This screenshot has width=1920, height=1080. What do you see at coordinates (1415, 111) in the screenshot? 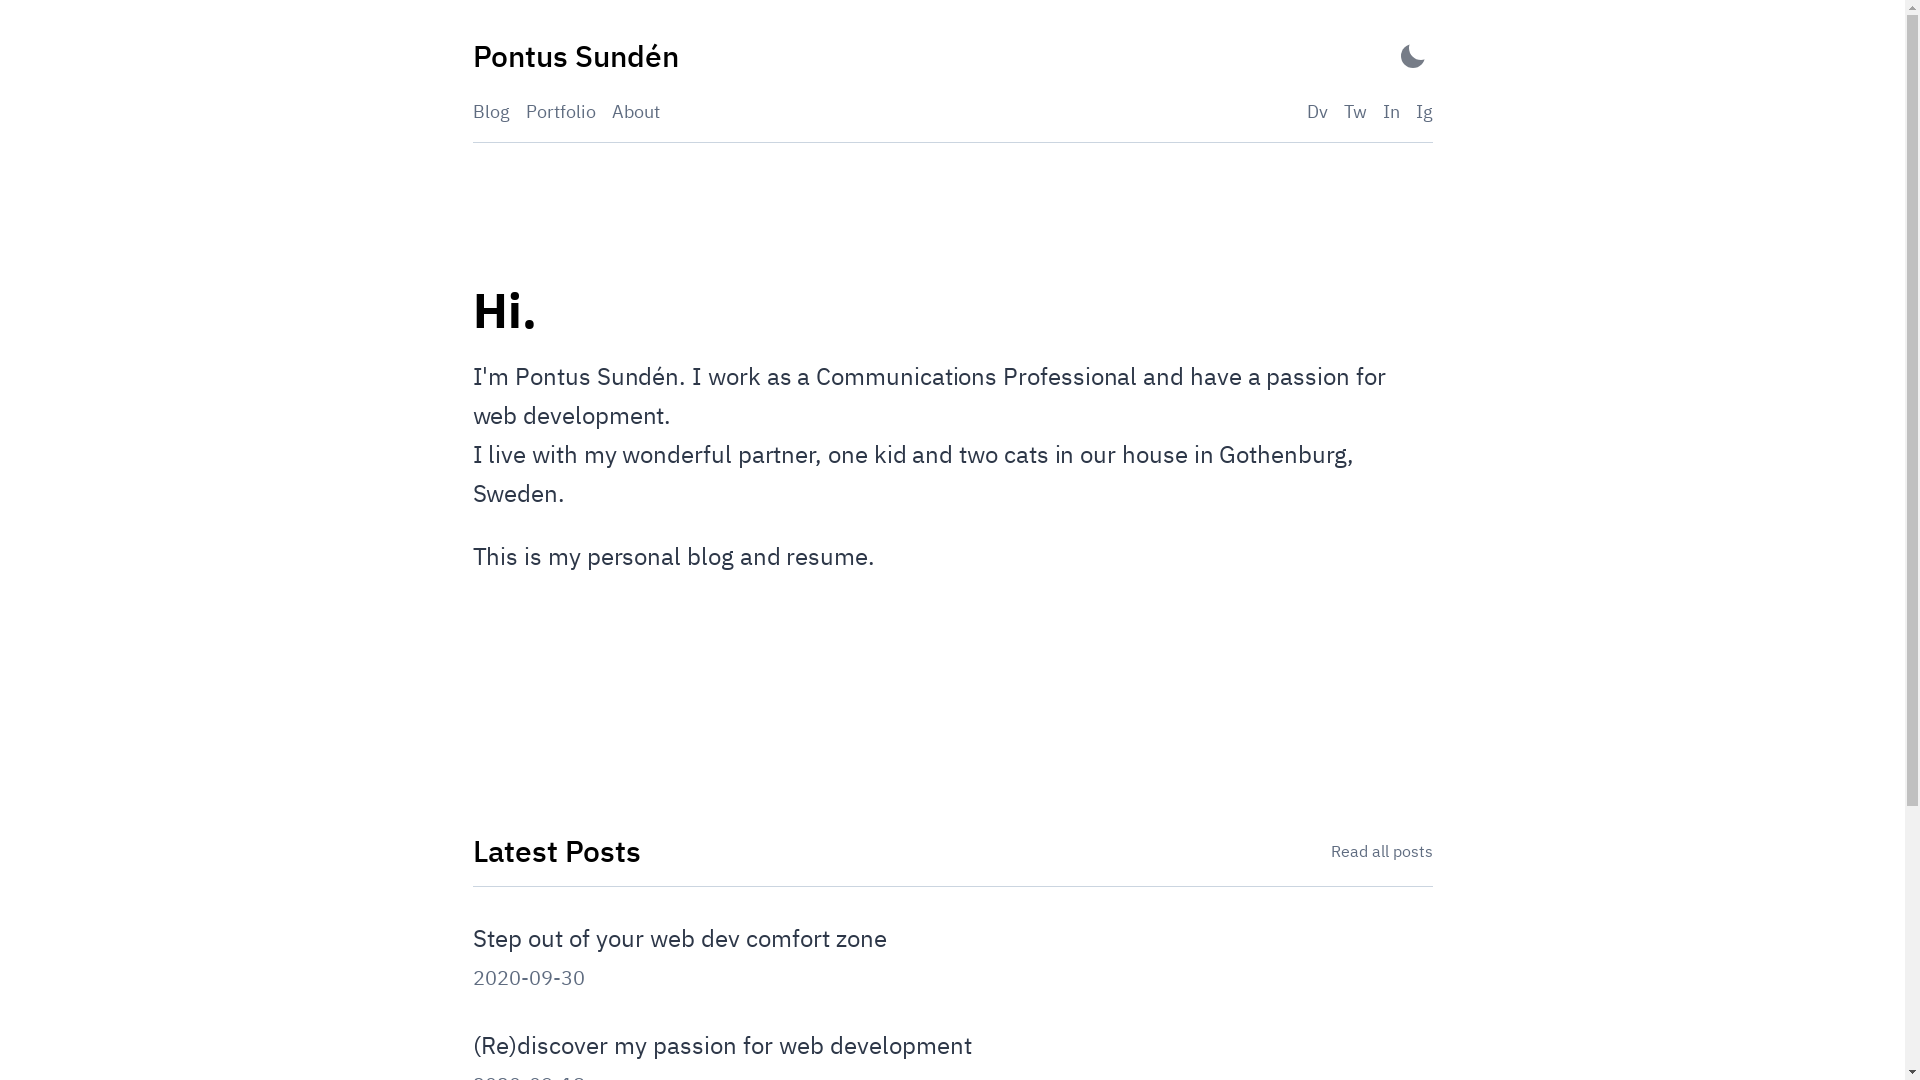
I see `'Ig'` at bounding box center [1415, 111].